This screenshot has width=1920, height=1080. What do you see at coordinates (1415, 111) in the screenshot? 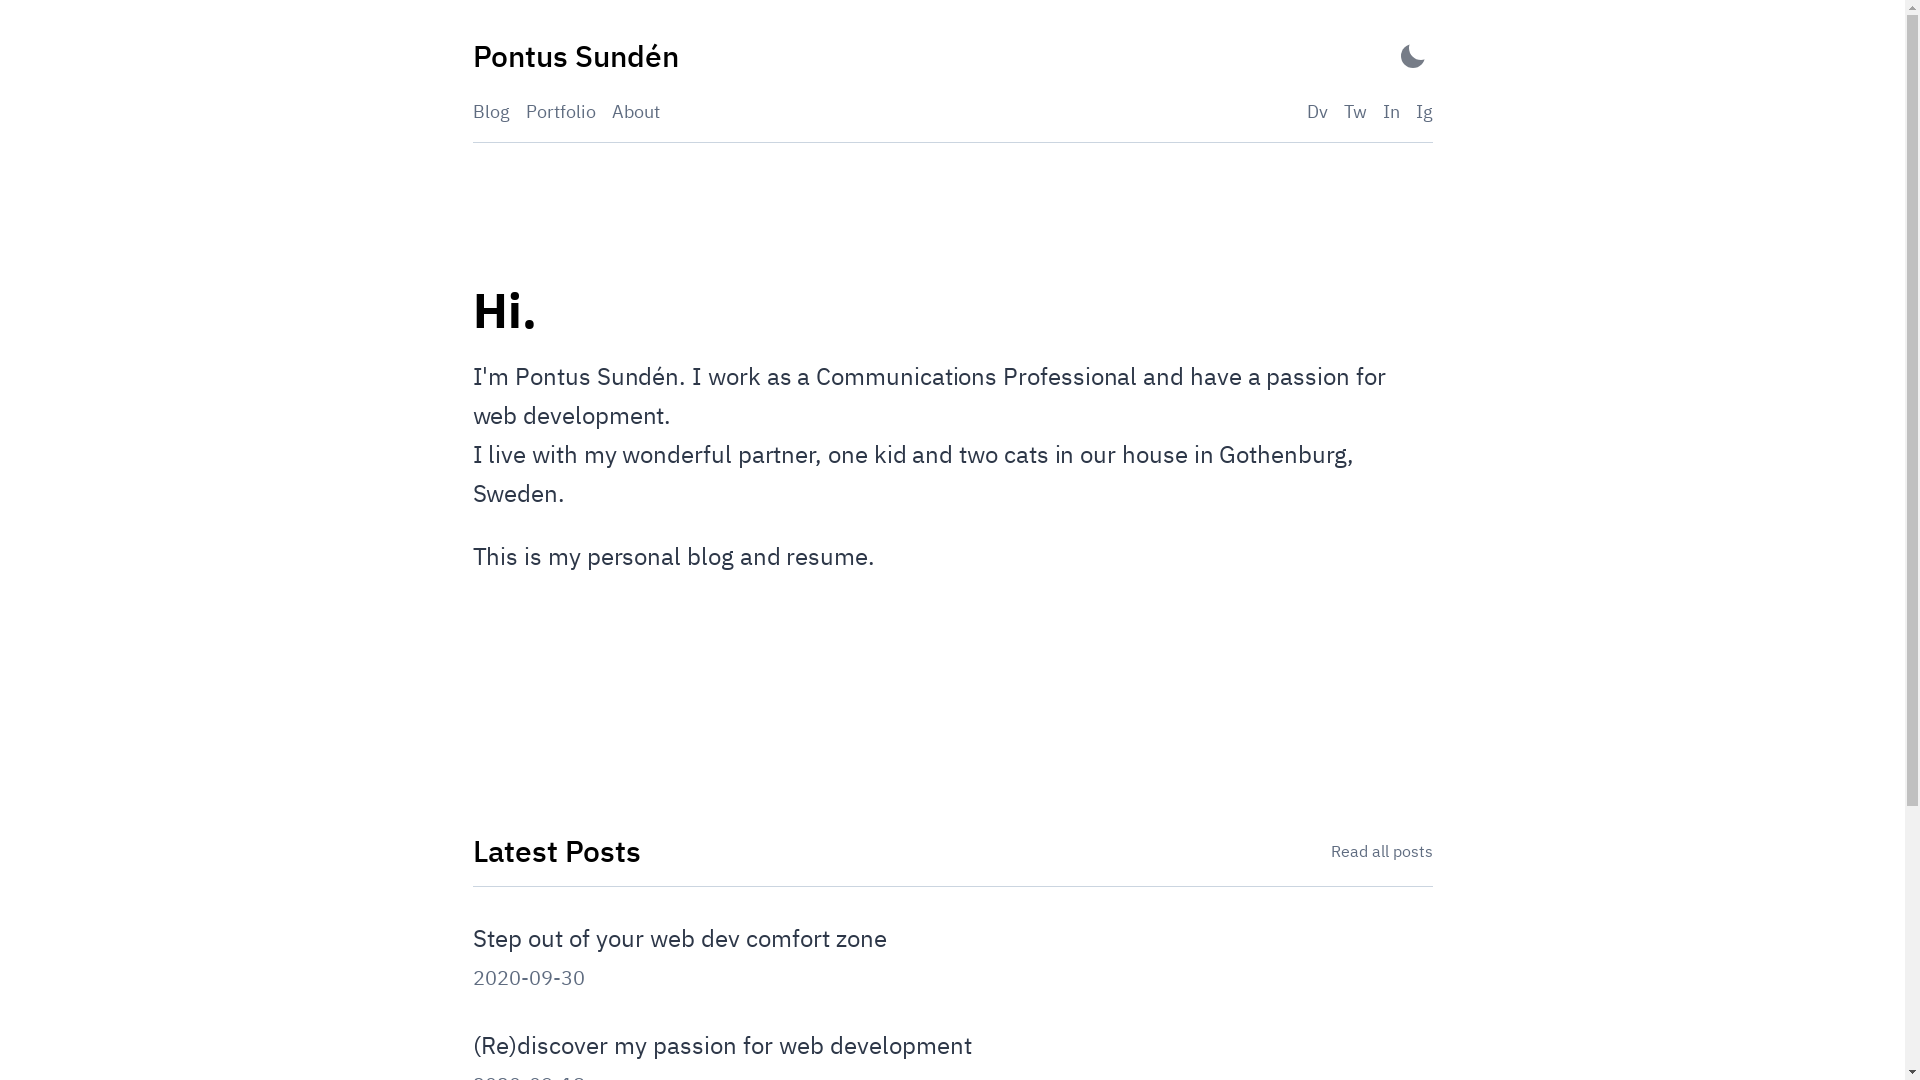
I see `'Ig'` at bounding box center [1415, 111].